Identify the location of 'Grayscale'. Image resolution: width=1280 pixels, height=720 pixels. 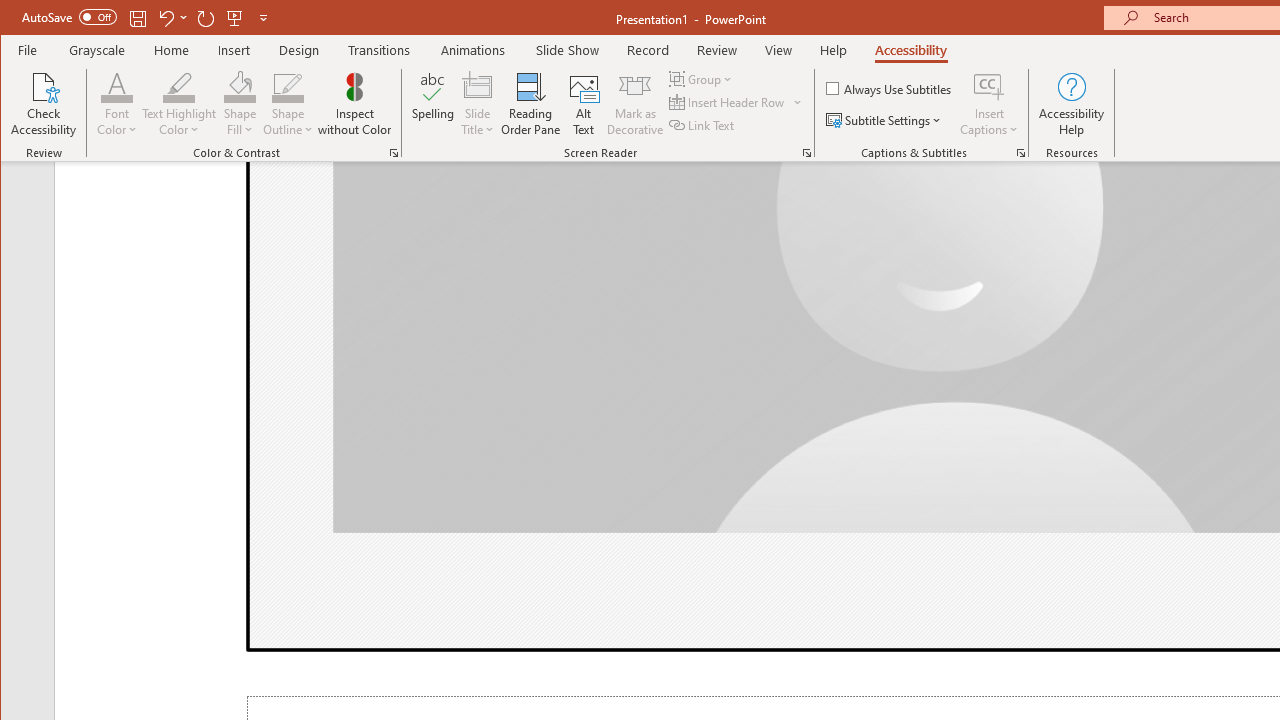
(96, 49).